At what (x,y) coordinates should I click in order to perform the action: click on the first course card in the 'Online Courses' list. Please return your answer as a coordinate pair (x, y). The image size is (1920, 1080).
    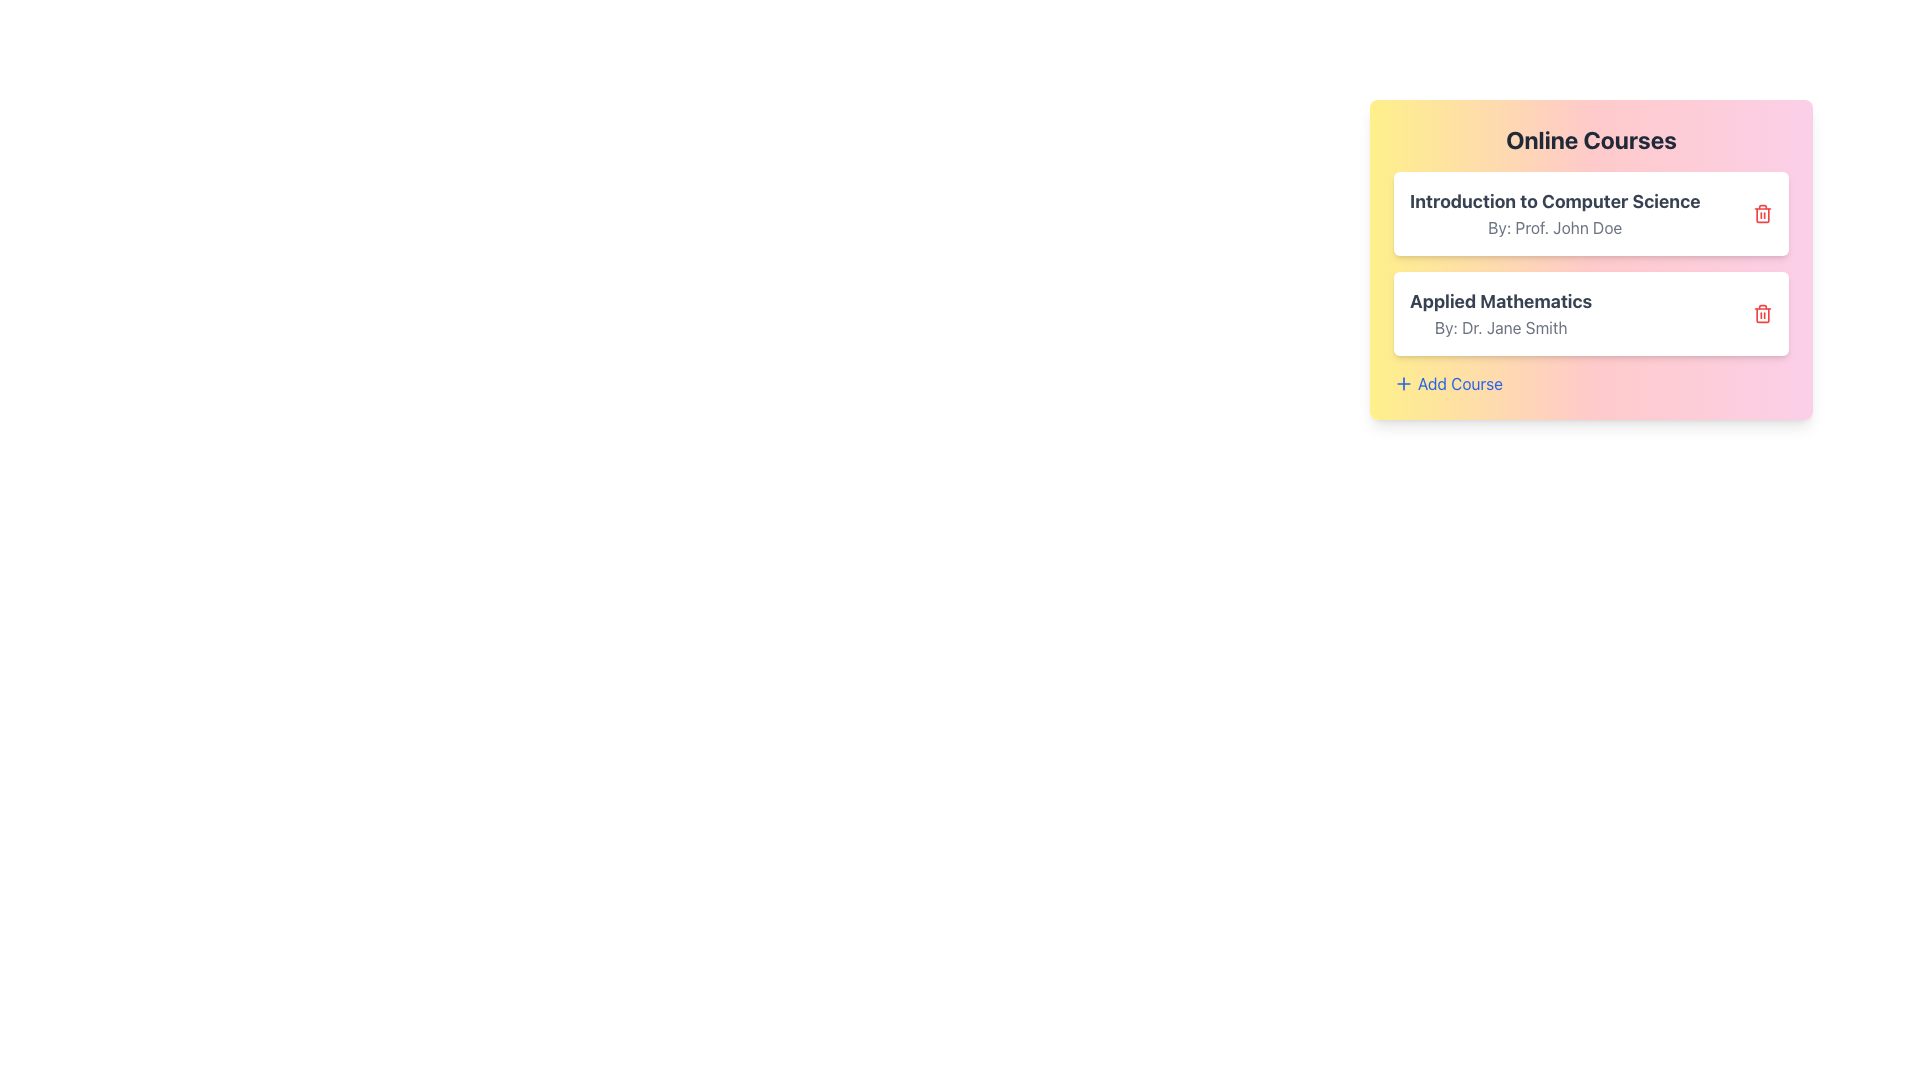
    Looking at the image, I should click on (1590, 213).